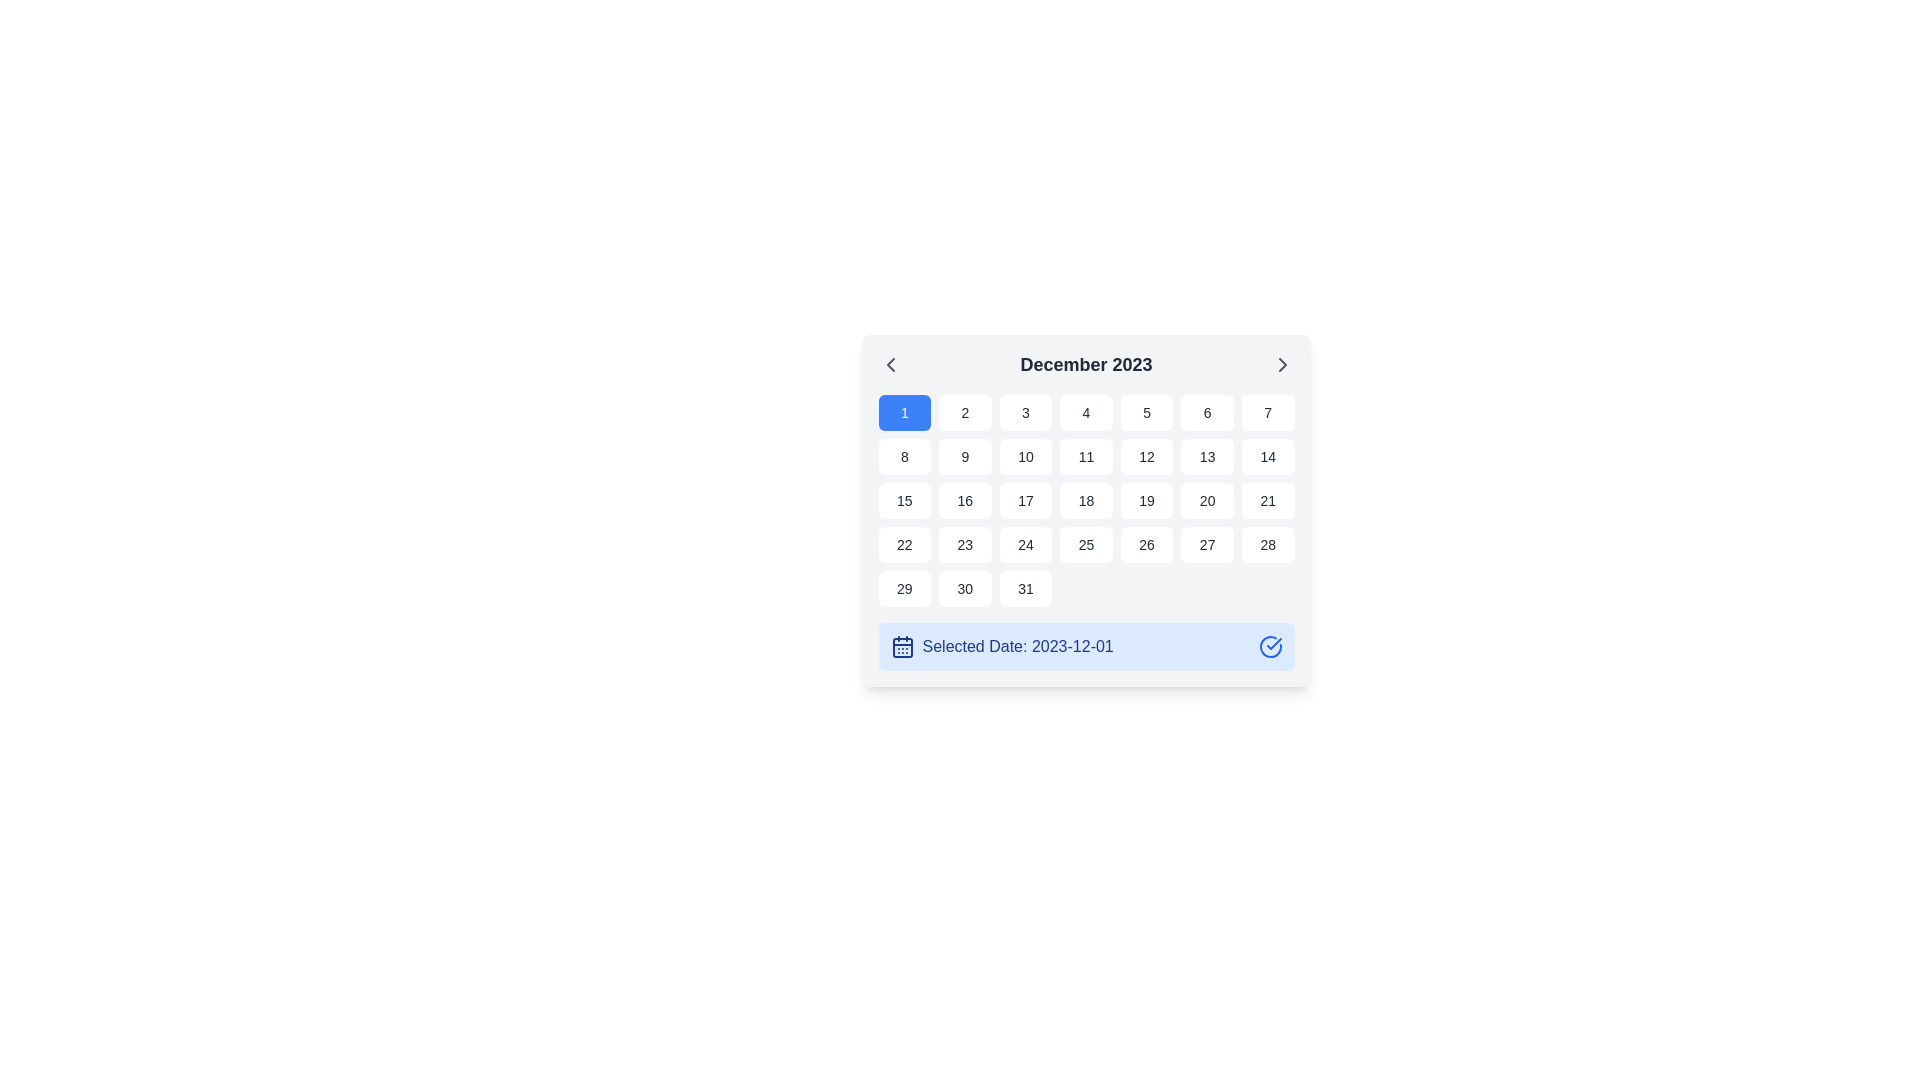 The height and width of the screenshot is (1080, 1920). I want to click on the button representing the date '13' in the December 2023 calendar, so click(1206, 456).